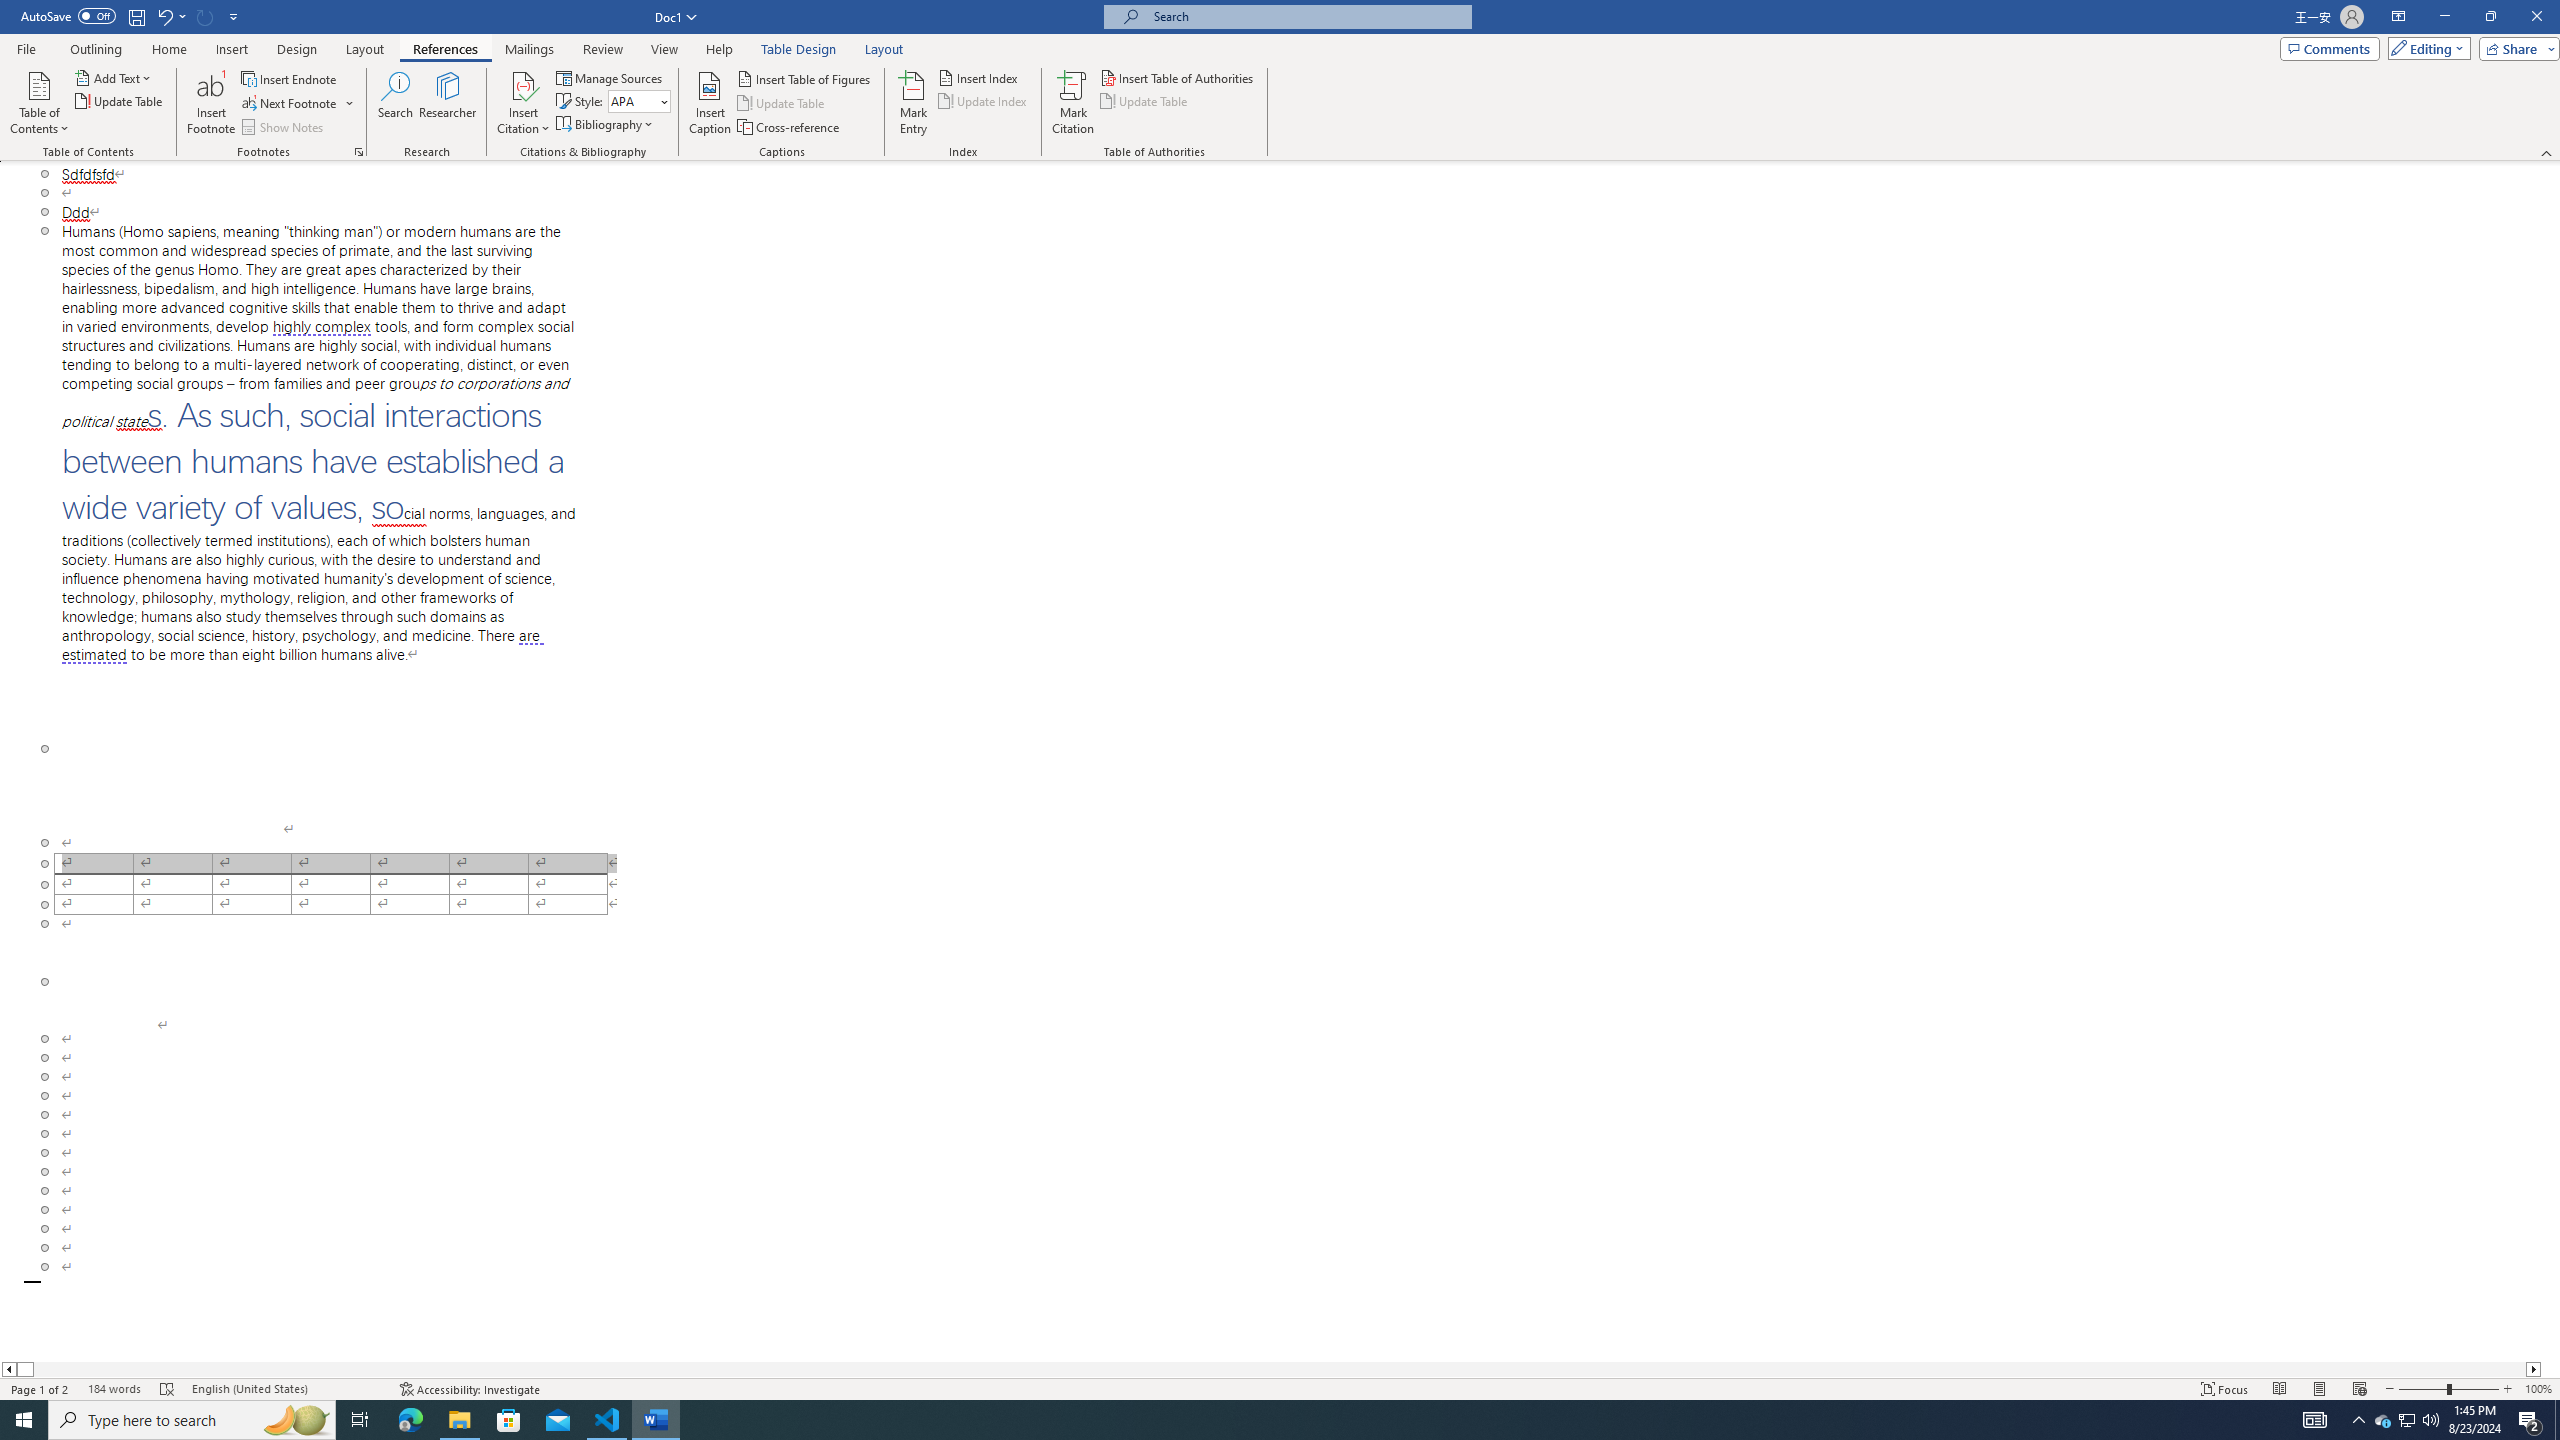 This screenshot has width=2560, height=1440. I want to click on 'Word Count 184 words', so click(113, 1389).